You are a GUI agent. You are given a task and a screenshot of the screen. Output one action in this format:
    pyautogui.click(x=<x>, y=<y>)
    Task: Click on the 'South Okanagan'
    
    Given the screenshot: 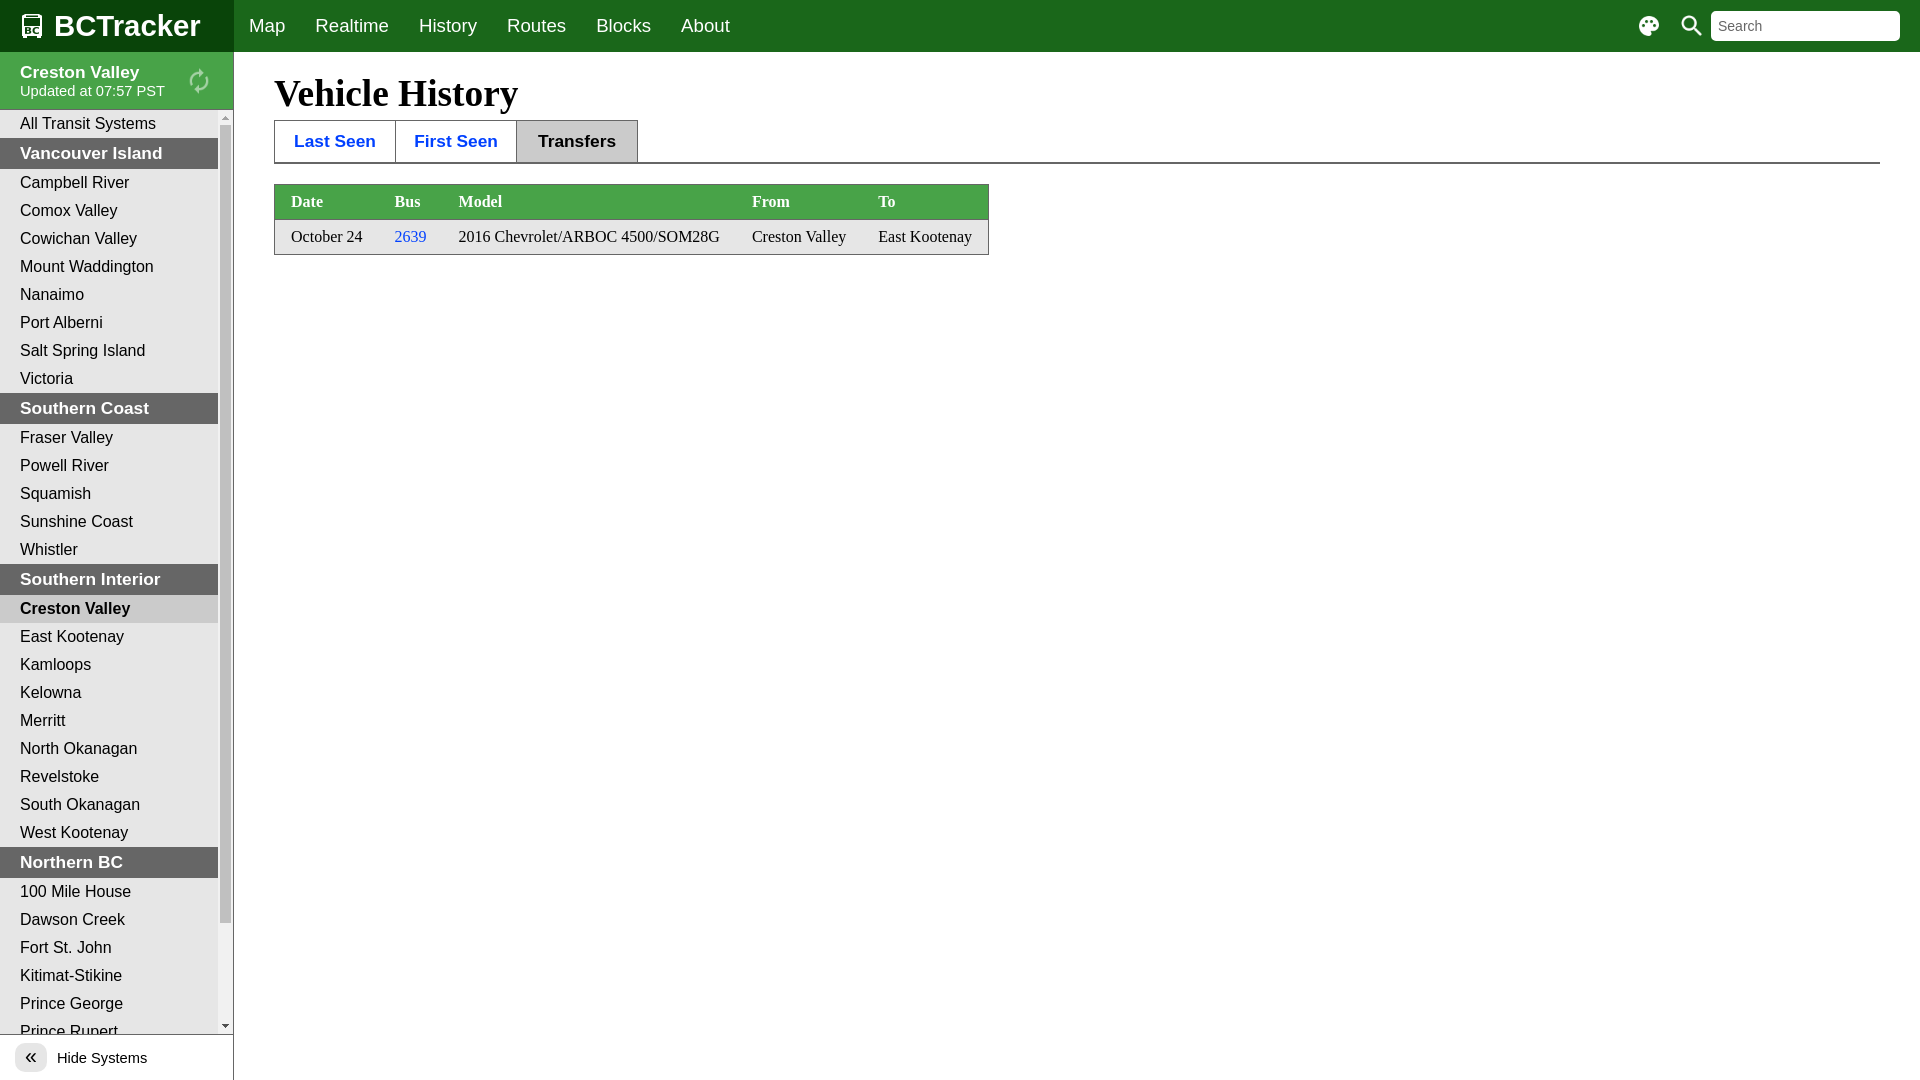 What is the action you would take?
    pyautogui.click(x=108, y=804)
    